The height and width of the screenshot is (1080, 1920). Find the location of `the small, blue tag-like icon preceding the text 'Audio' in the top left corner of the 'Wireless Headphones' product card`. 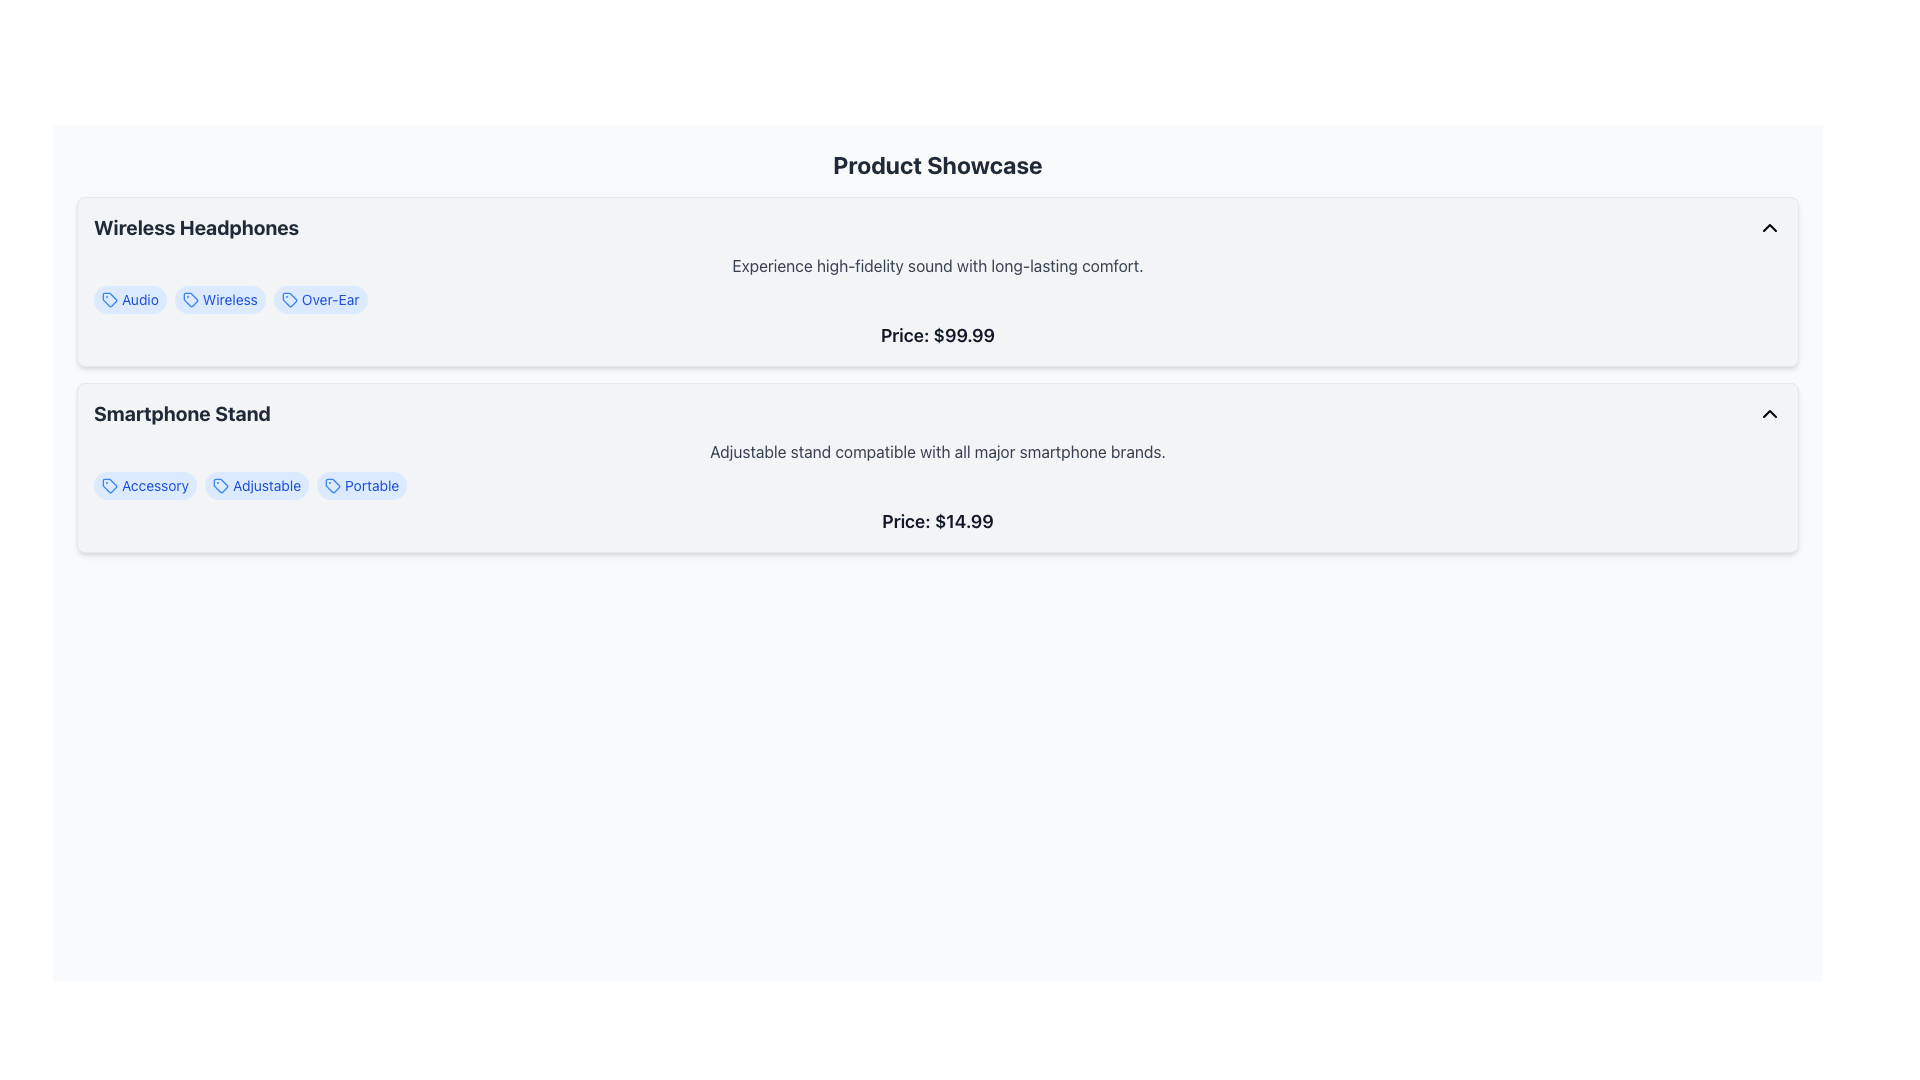

the small, blue tag-like icon preceding the text 'Audio' in the top left corner of the 'Wireless Headphones' product card is located at coordinates (109, 300).